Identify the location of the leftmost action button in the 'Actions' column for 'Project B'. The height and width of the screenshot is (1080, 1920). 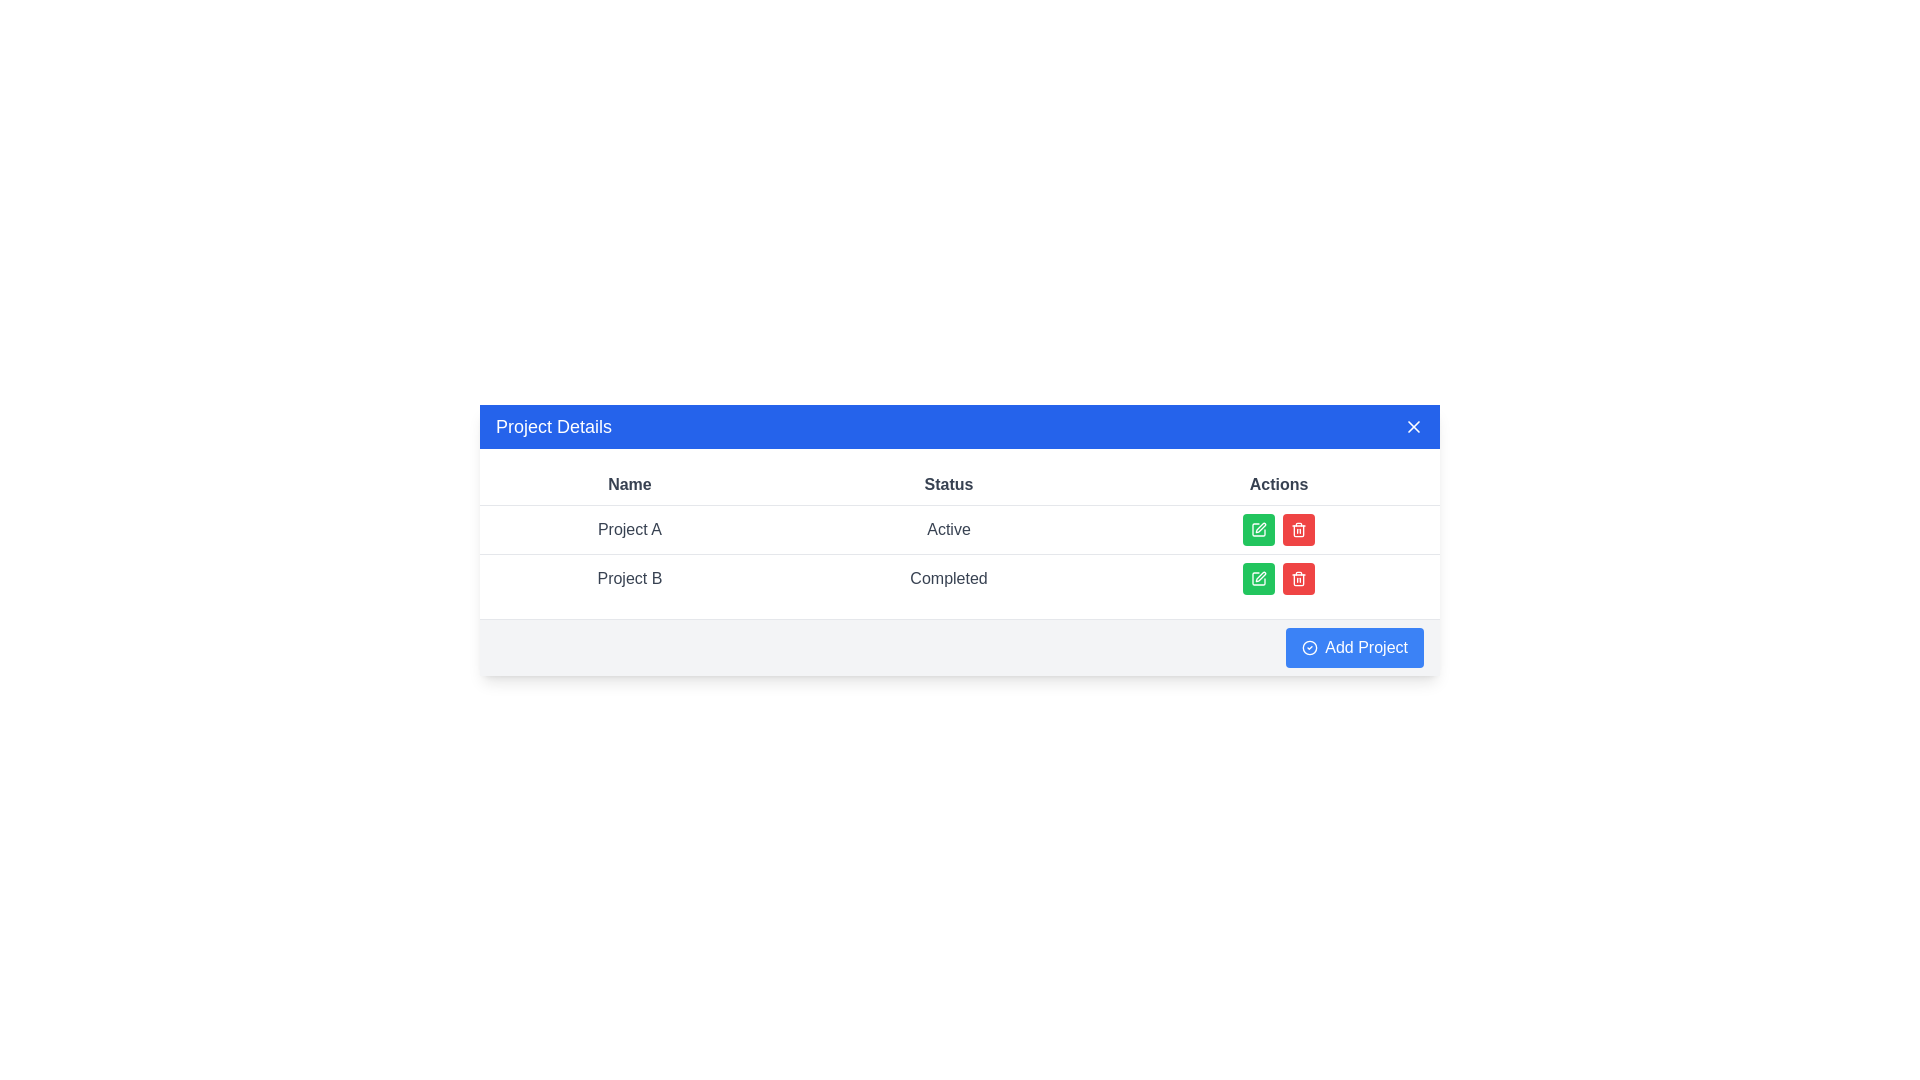
(1257, 578).